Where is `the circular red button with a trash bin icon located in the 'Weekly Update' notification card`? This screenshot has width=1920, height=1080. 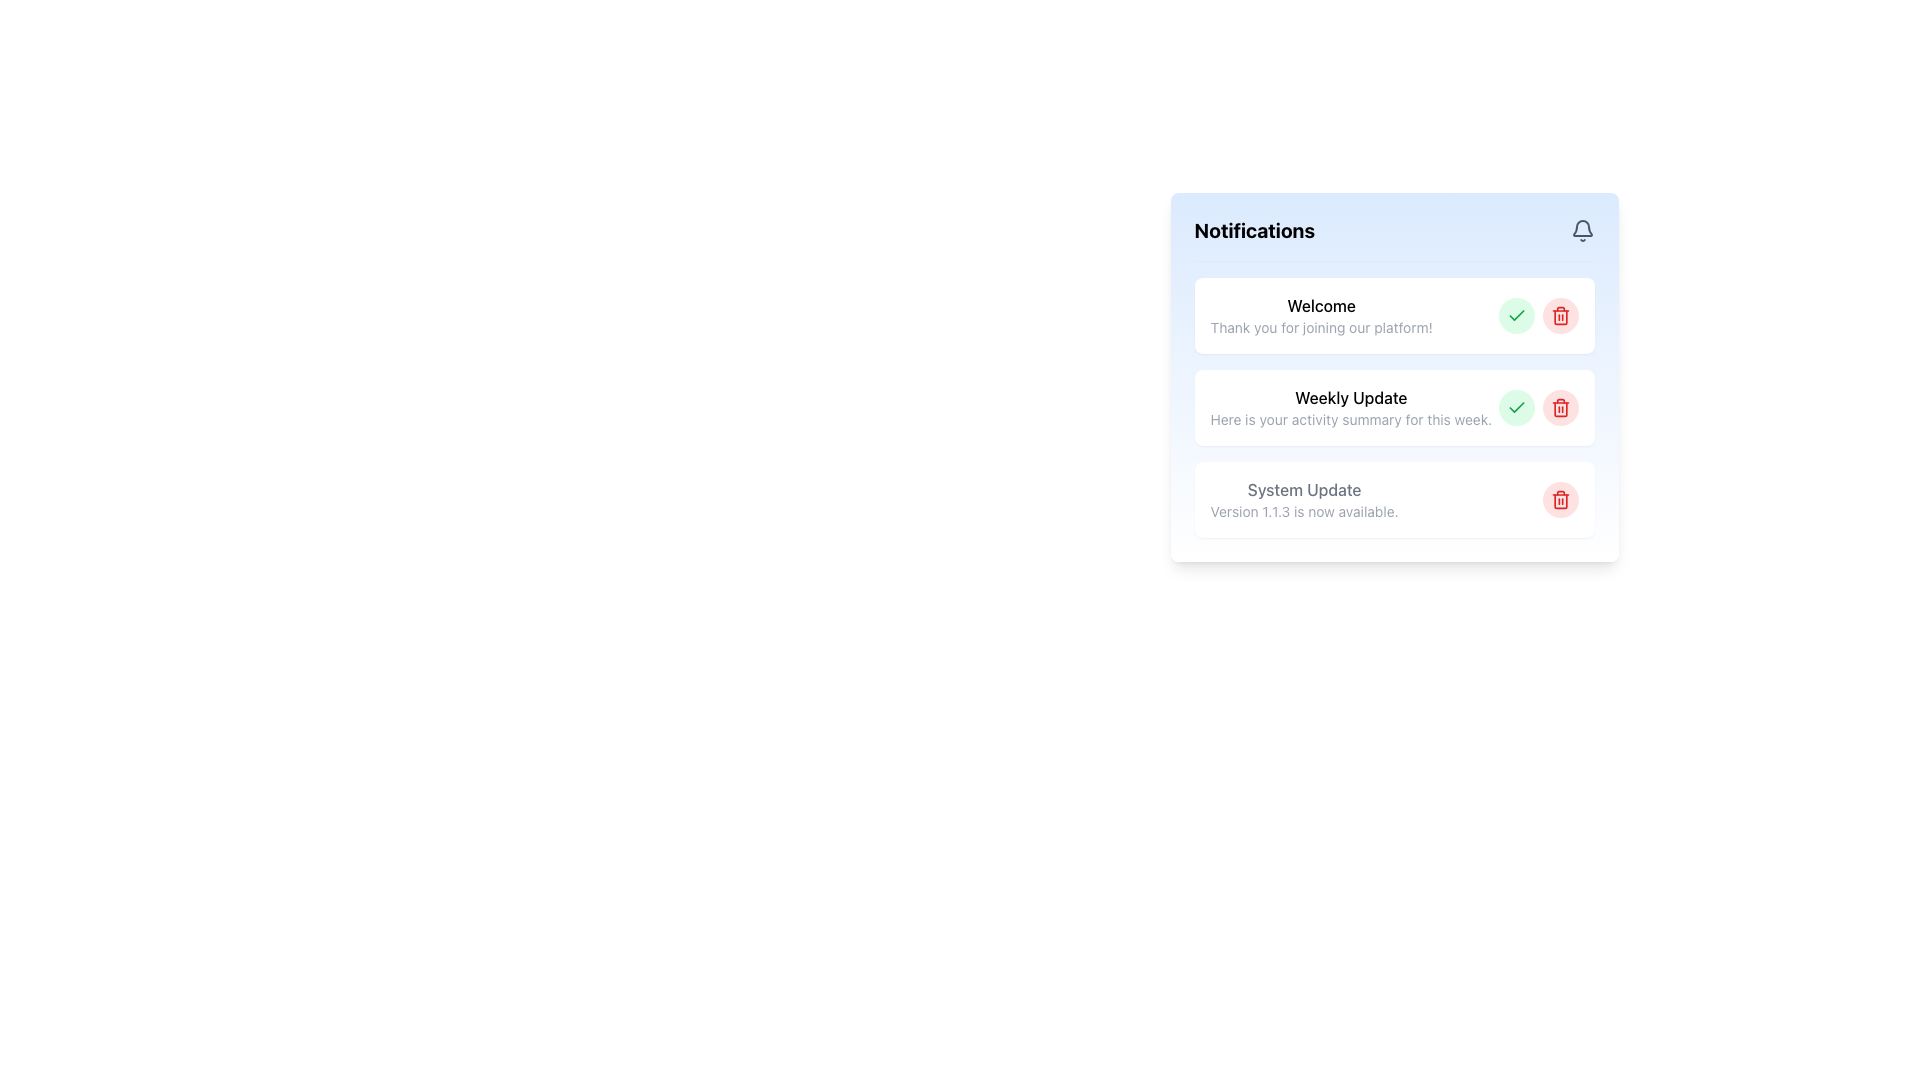 the circular red button with a trash bin icon located in the 'Weekly Update' notification card is located at coordinates (1559, 407).